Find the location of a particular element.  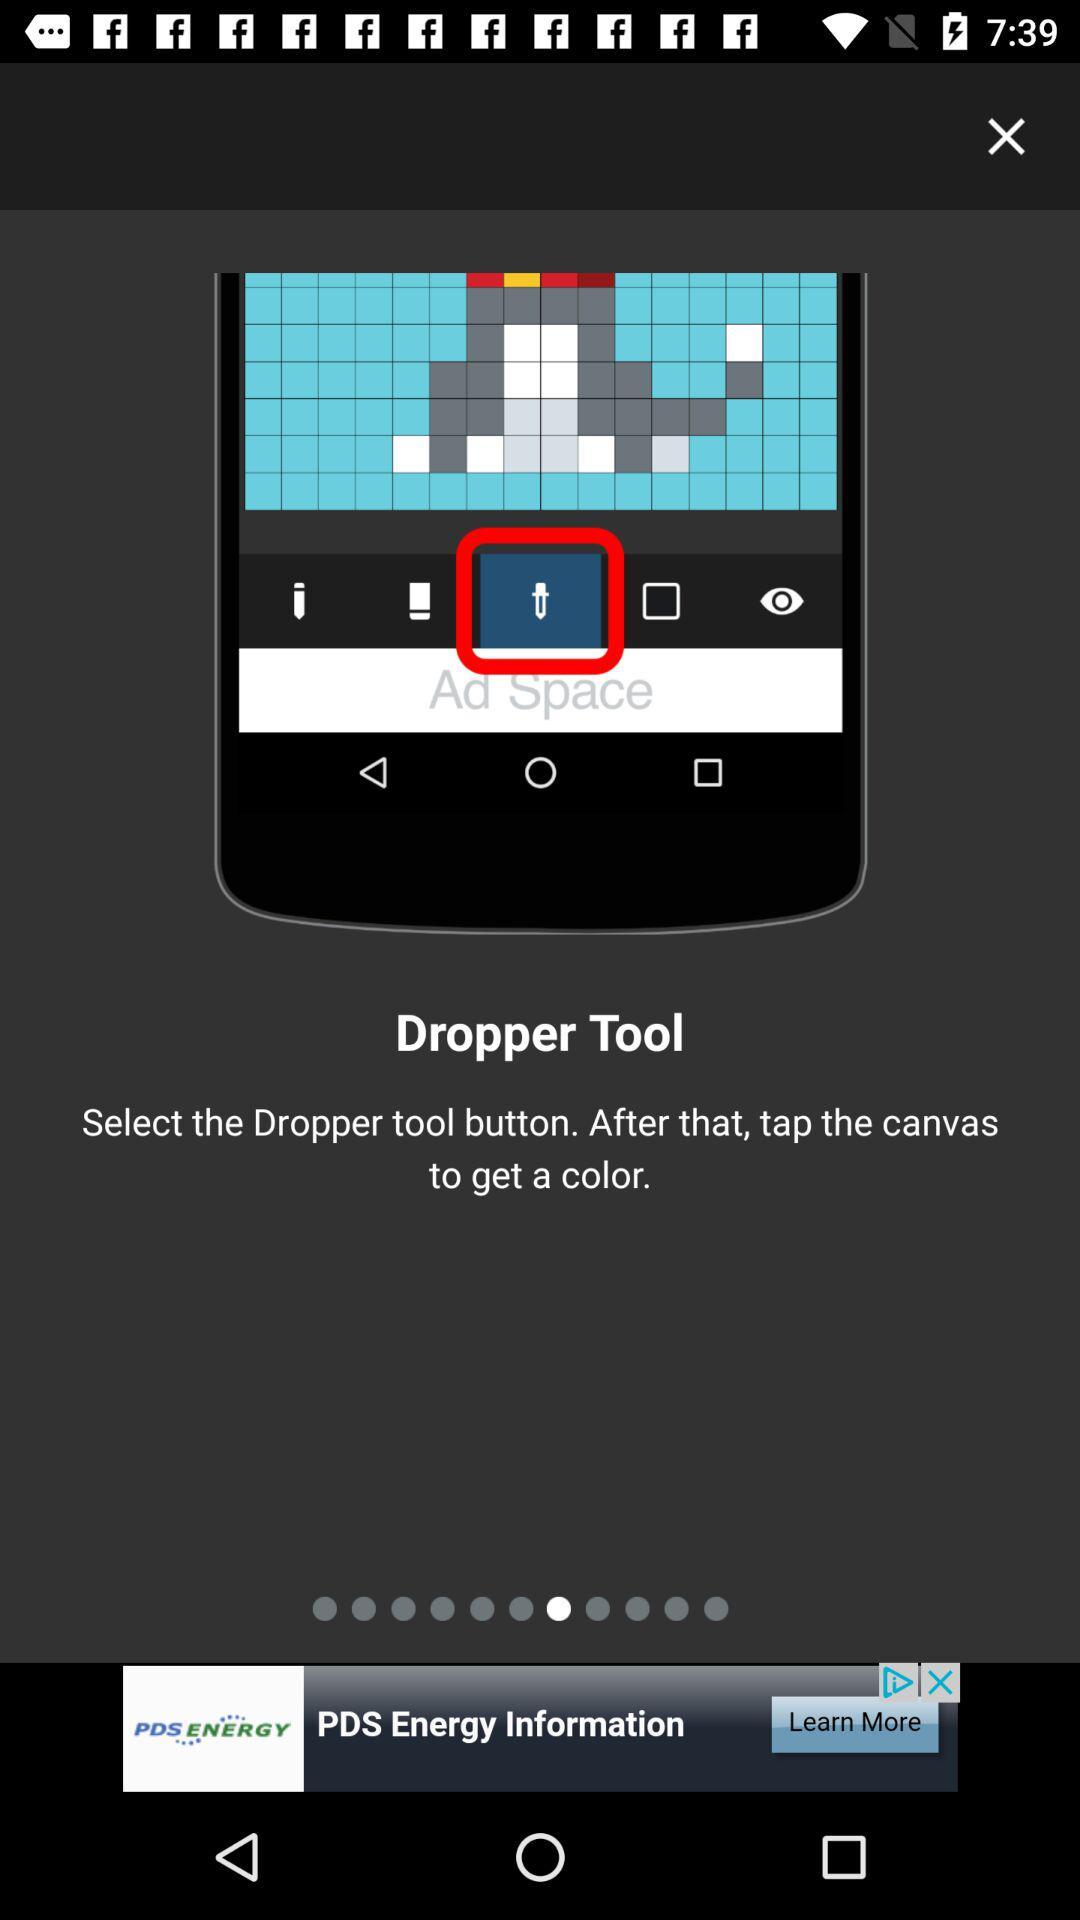

the dropper tool is located at coordinates (540, 1727).